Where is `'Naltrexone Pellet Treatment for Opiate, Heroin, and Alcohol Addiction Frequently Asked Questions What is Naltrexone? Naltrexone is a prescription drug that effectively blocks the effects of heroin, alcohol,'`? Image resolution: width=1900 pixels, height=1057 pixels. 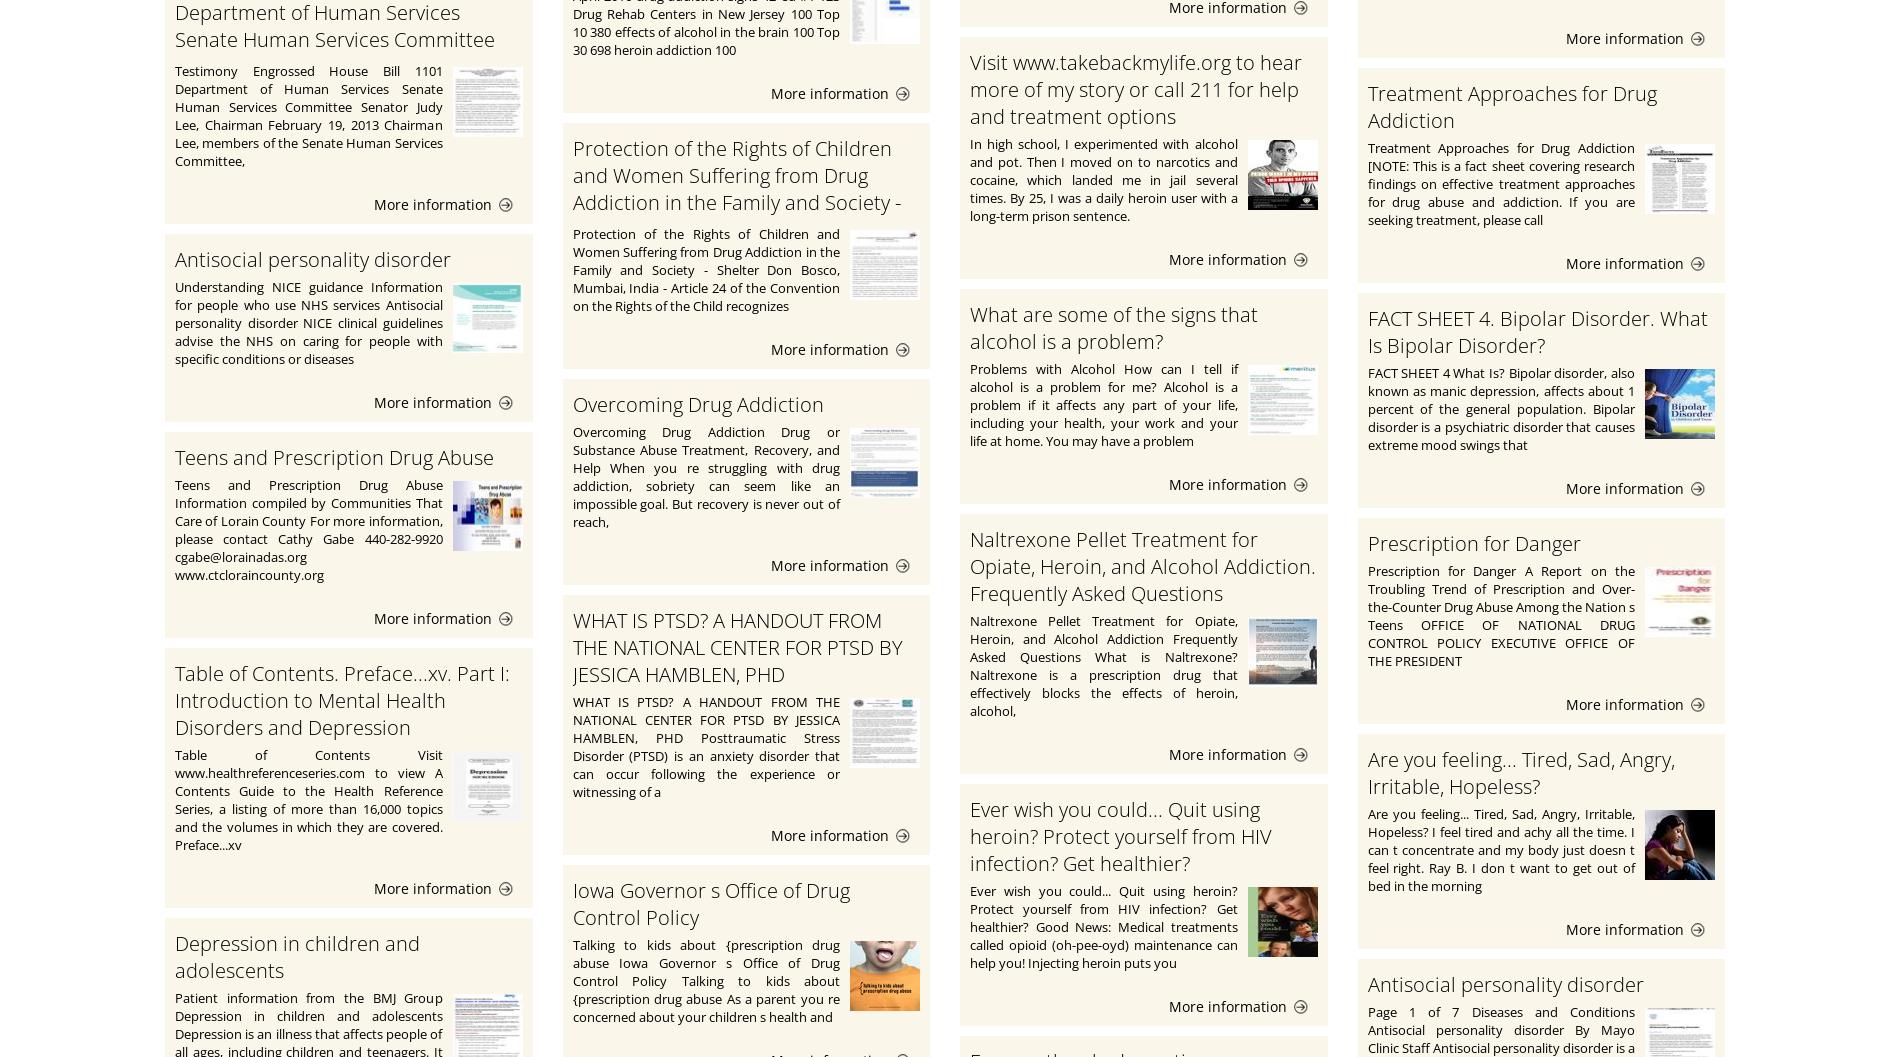 'Naltrexone Pellet Treatment for Opiate, Heroin, and Alcohol Addiction Frequently Asked Questions What is Naltrexone? Naltrexone is a prescription drug that effectively blocks the effects of heroin, alcohol,' is located at coordinates (1103, 666).